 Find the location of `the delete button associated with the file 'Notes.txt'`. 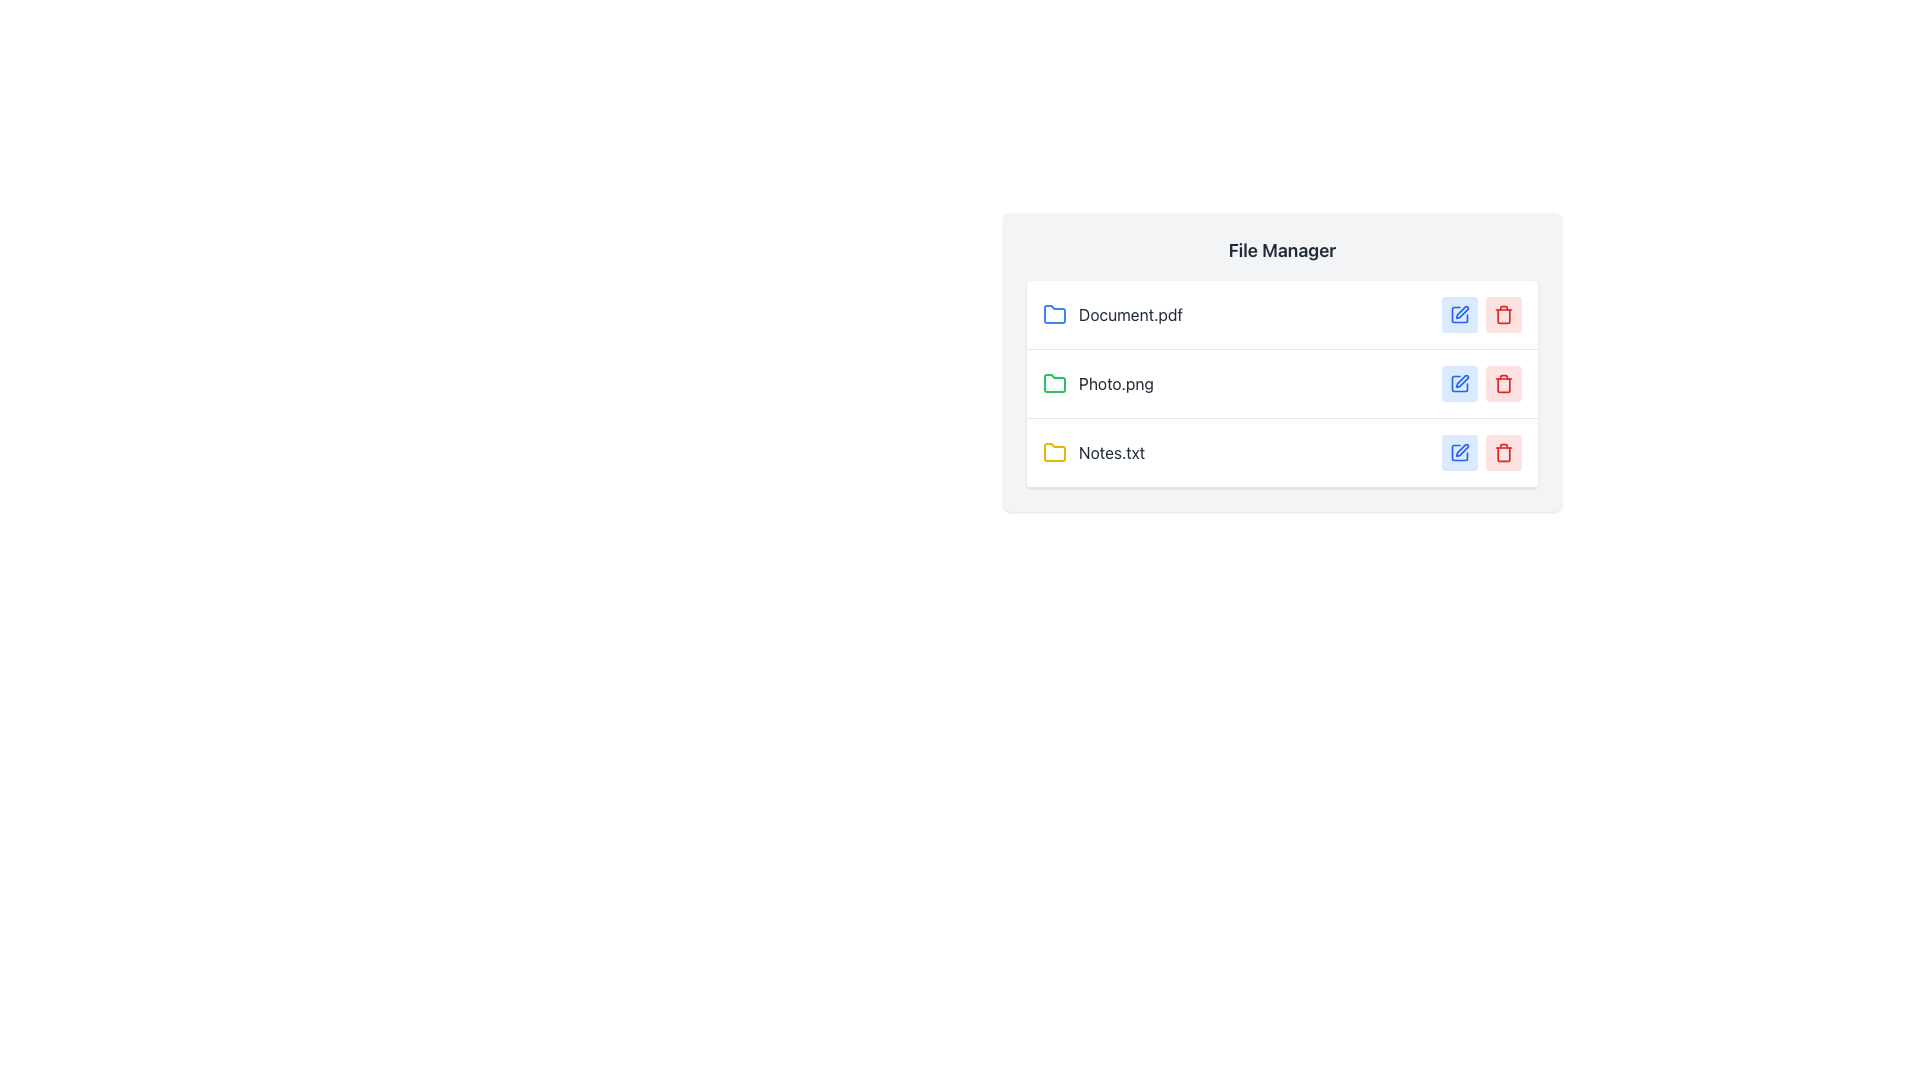

the delete button associated with the file 'Notes.txt' is located at coordinates (1503, 452).